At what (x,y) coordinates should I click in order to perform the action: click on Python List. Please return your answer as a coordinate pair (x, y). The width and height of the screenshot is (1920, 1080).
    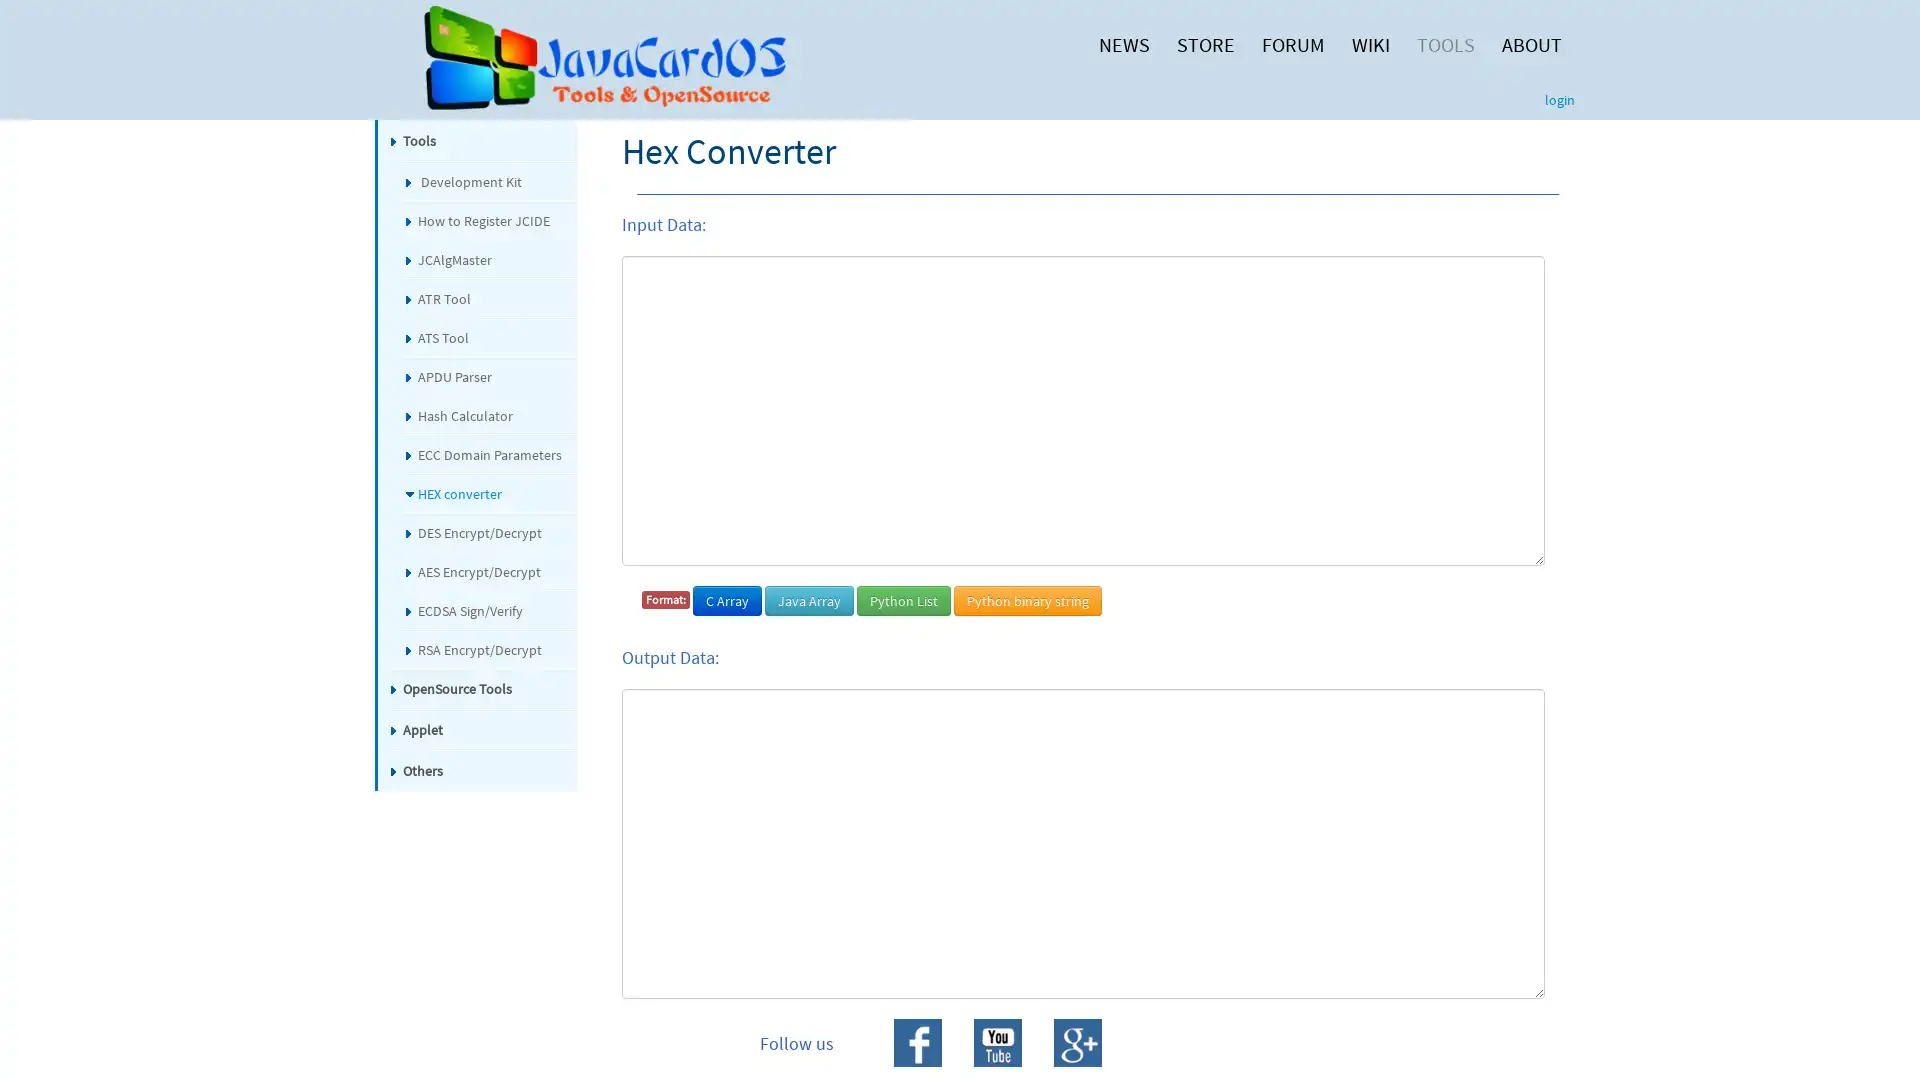
    Looking at the image, I should click on (901, 599).